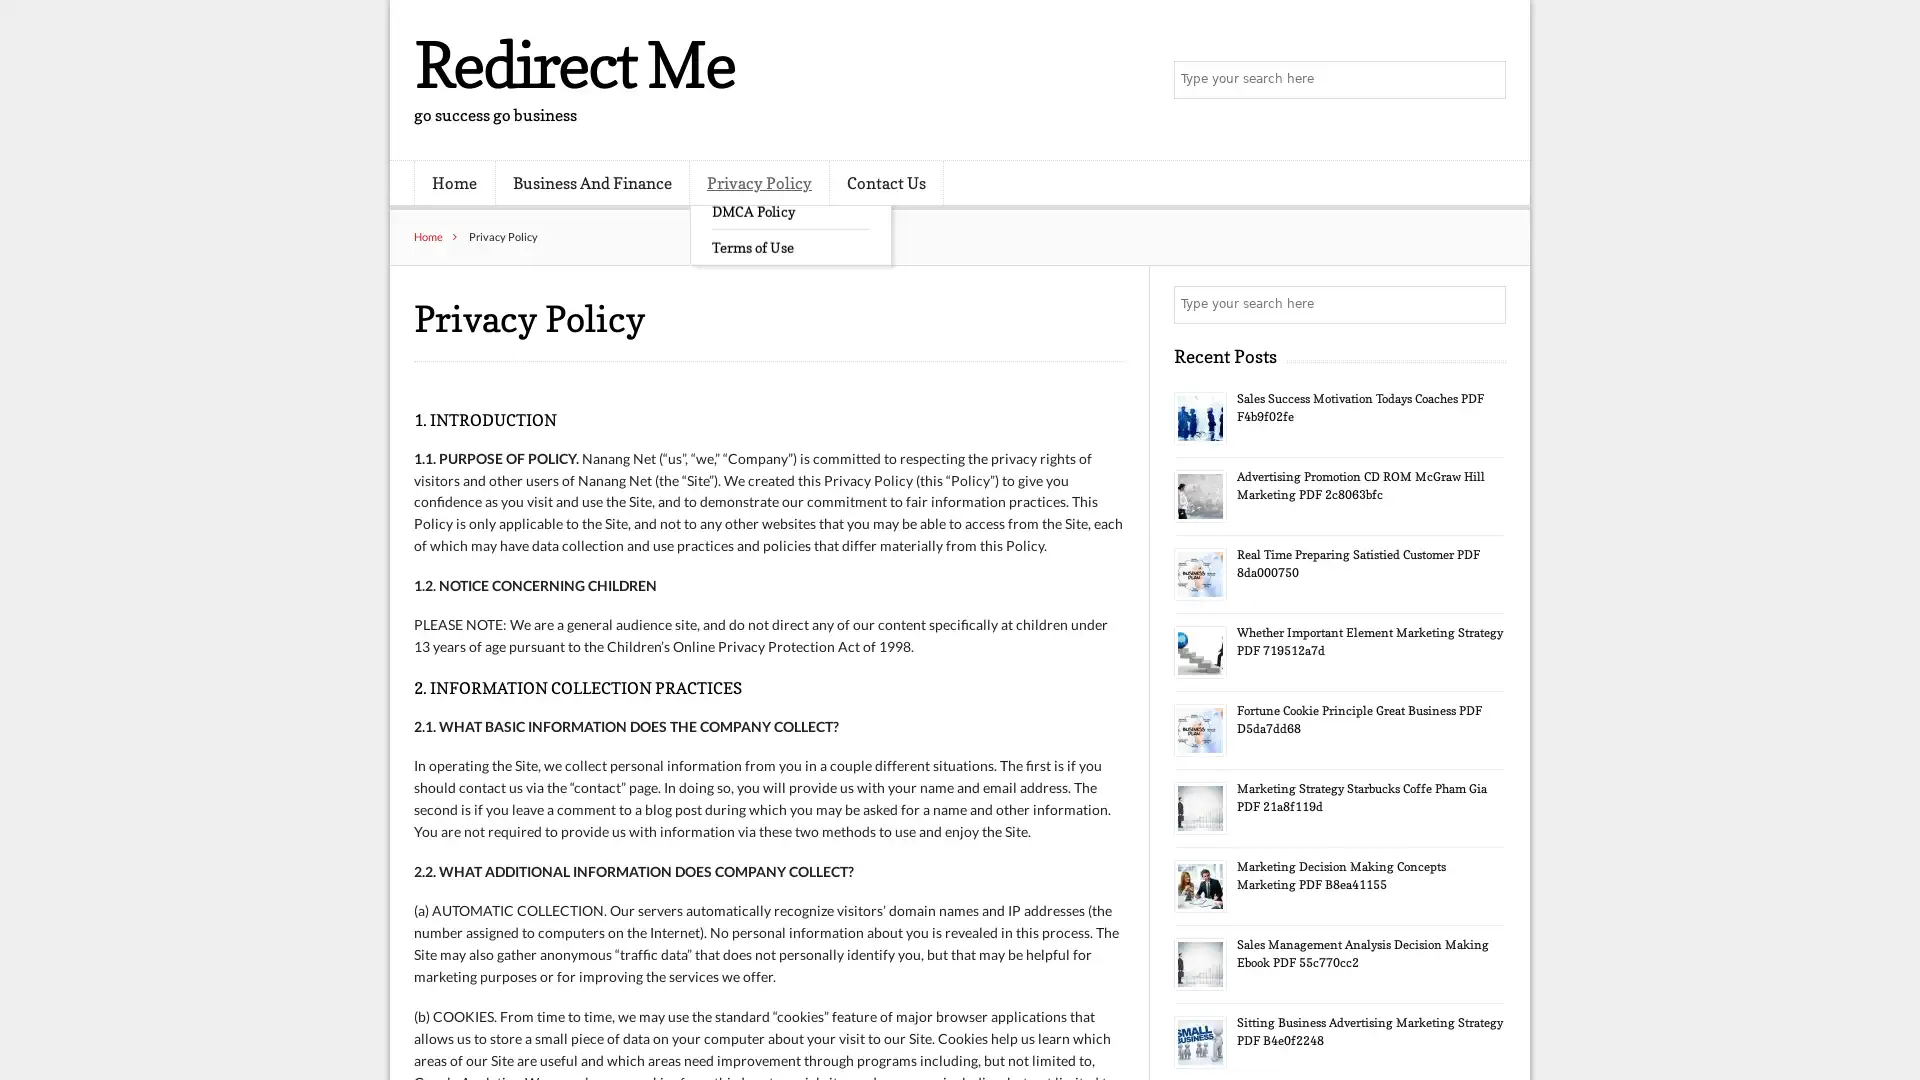  I want to click on Search, so click(1485, 304).